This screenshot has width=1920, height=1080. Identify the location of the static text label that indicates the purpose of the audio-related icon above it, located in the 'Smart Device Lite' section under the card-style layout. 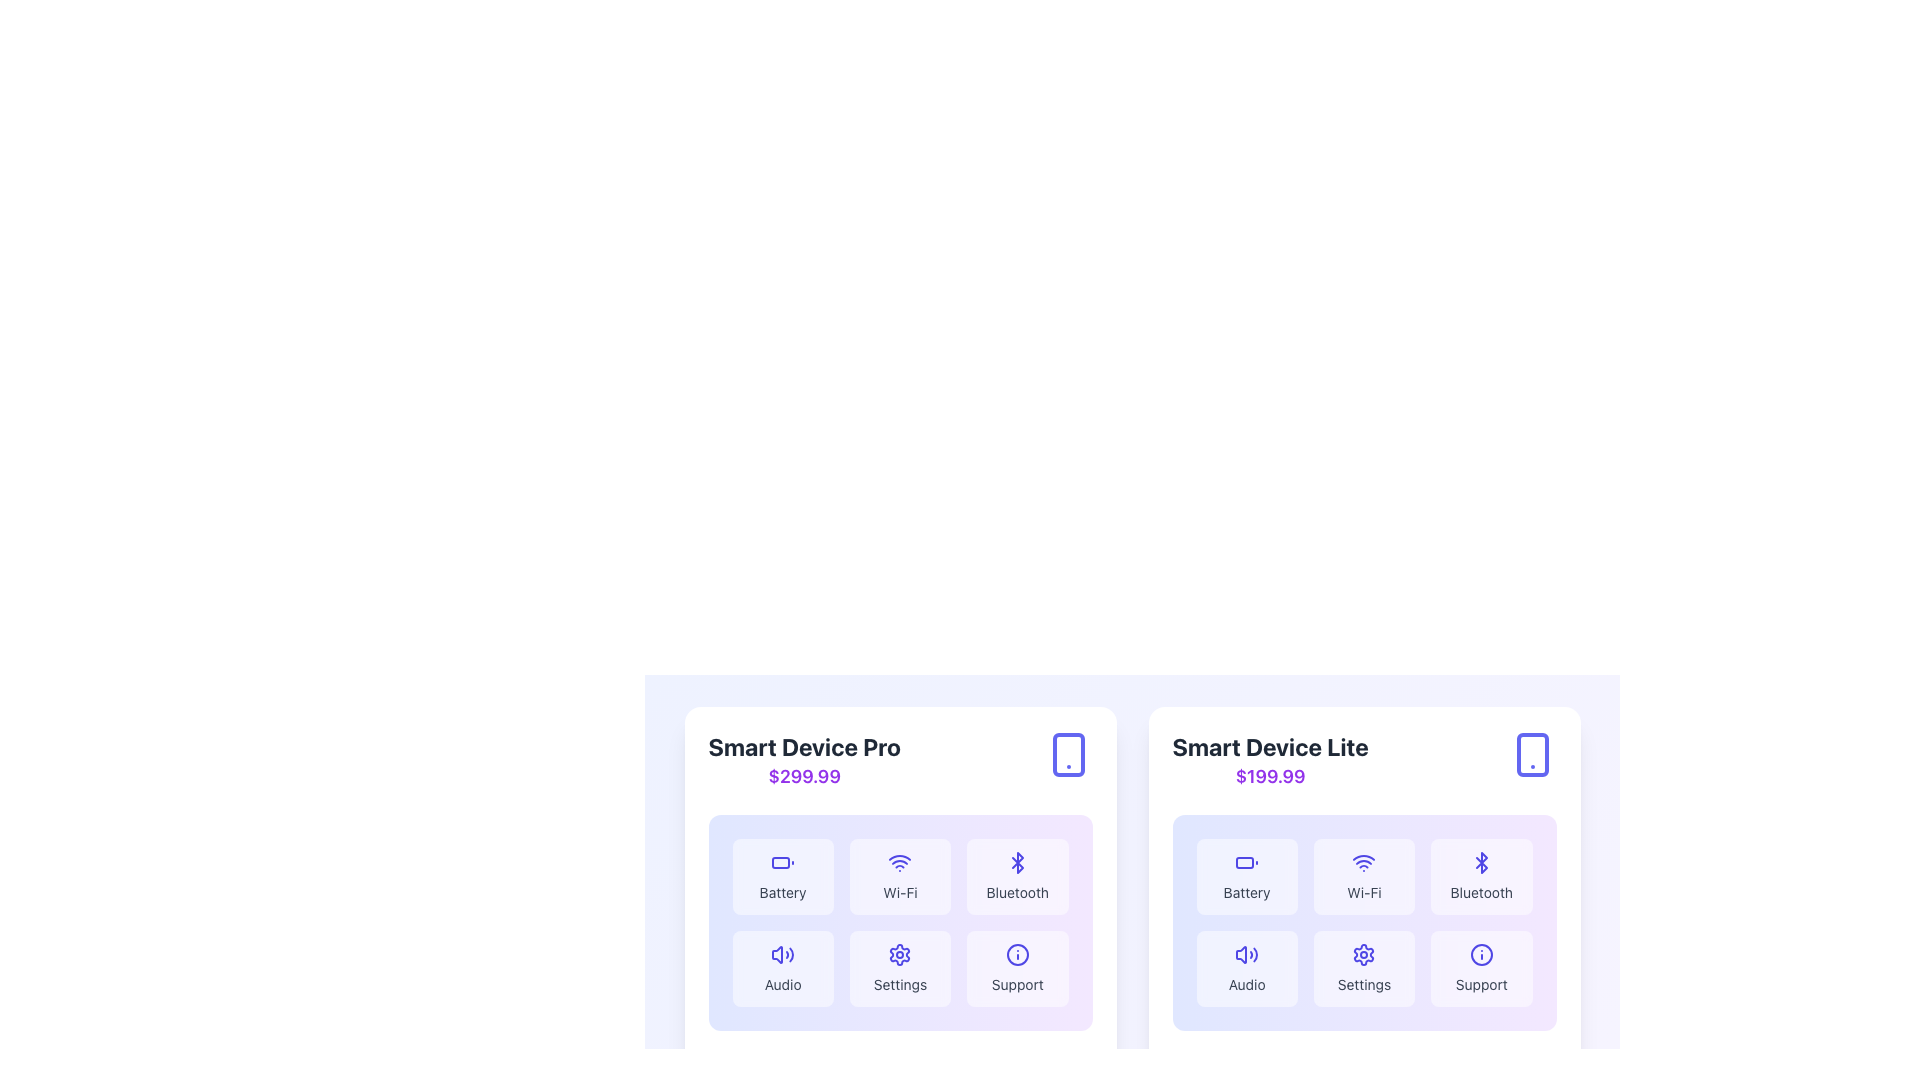
(782, 983).